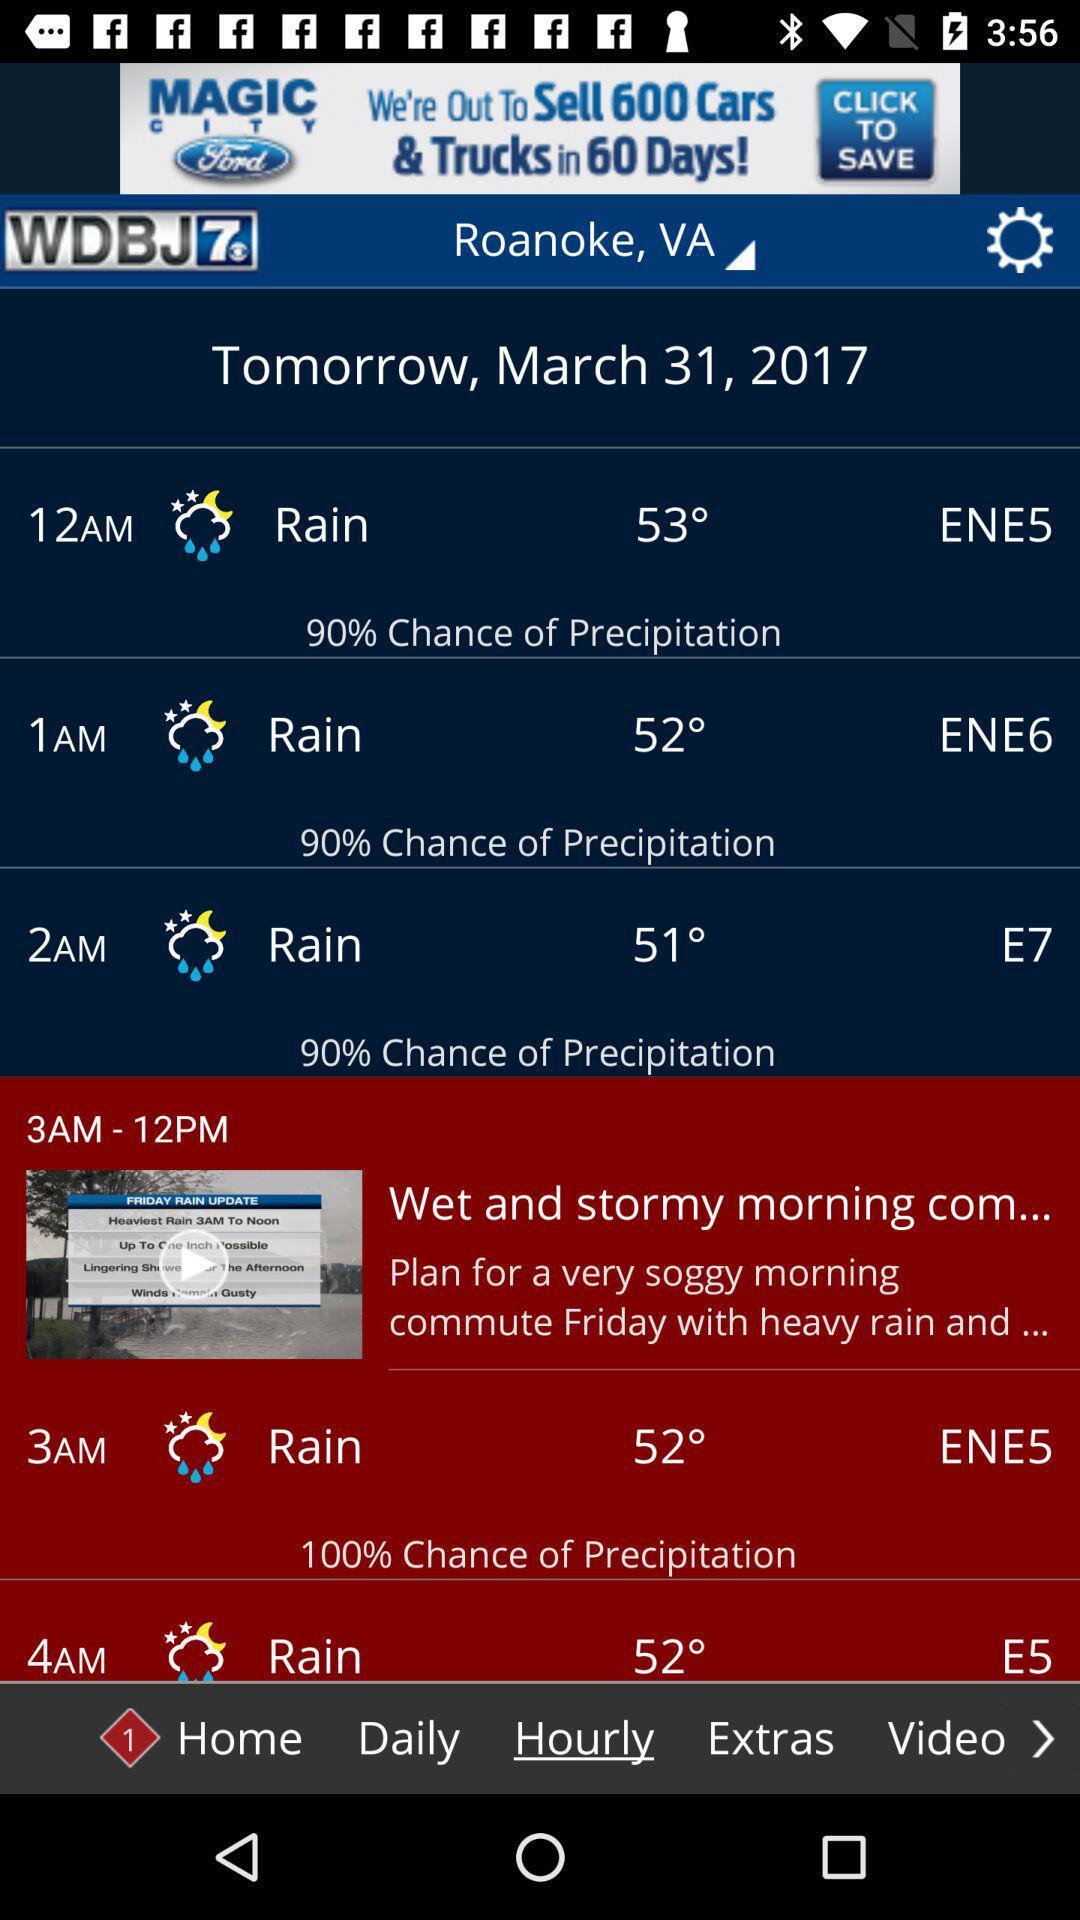 The height and width of the screenshot is (1920, 1080). What do you see at coordinates (193, 1262) in the screenshot?
I see `tap on the play symbol mentioned in video clip` at bounding box center [193, 1262].